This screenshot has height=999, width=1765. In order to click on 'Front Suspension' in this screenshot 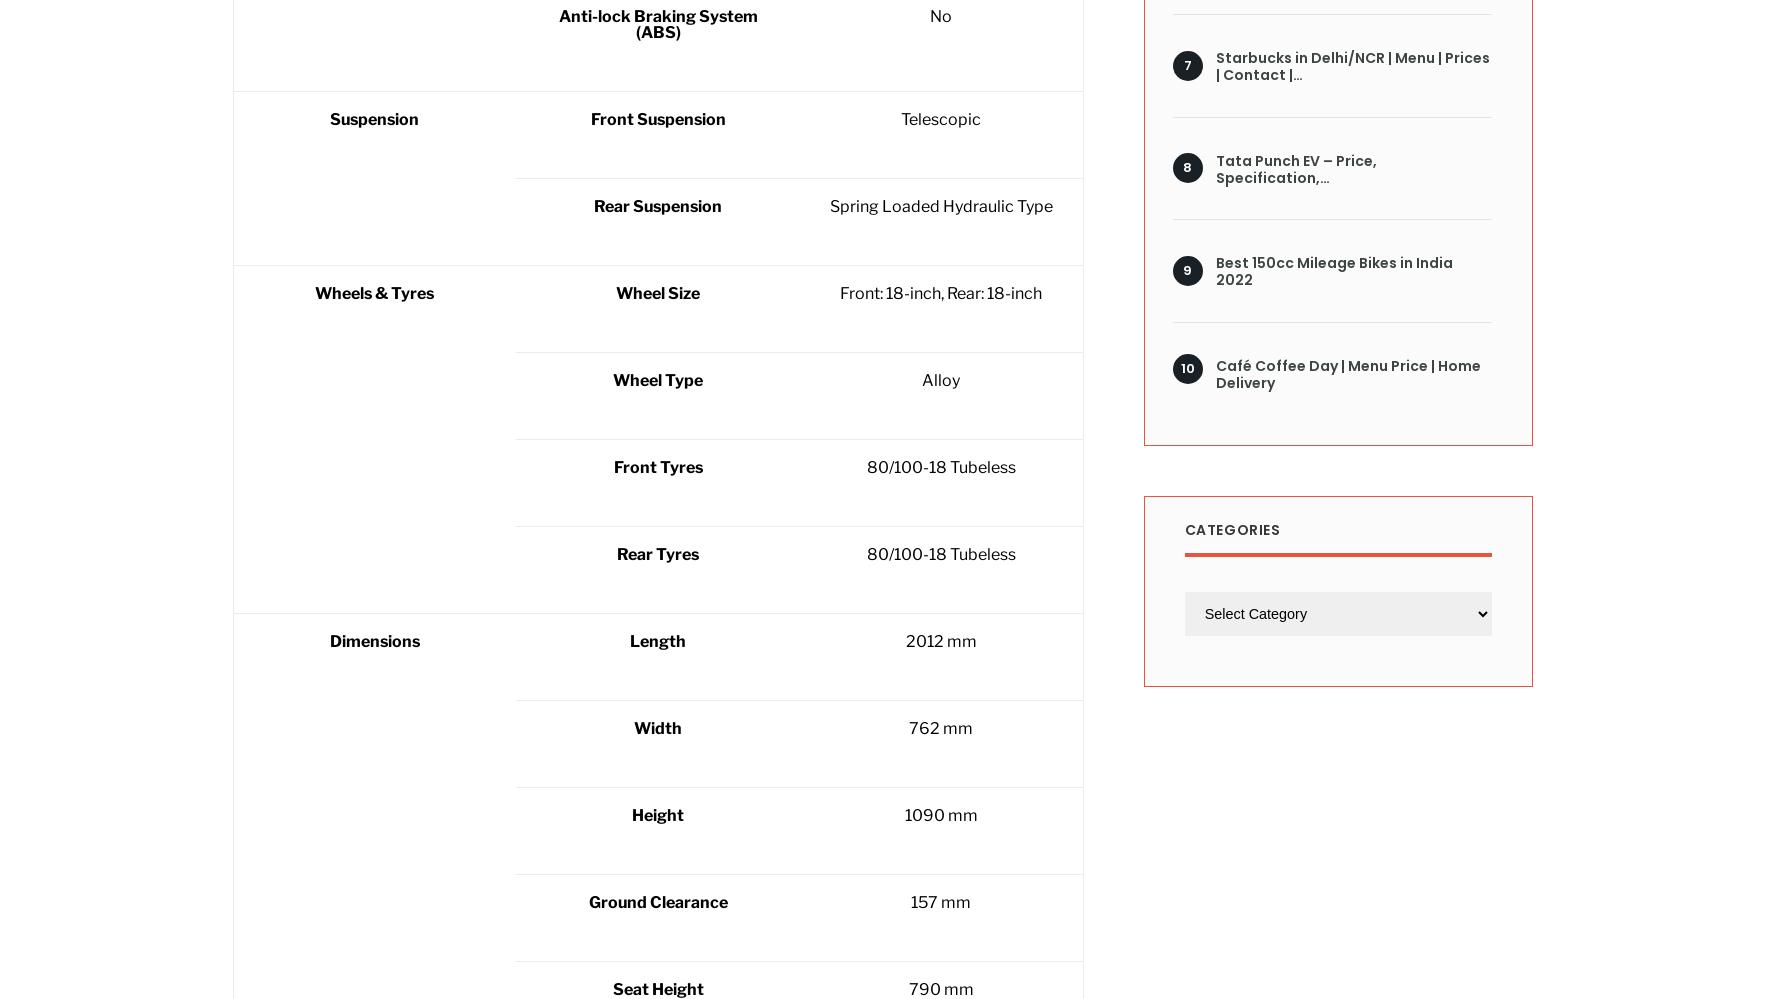, I will do `click(656, 119)`.